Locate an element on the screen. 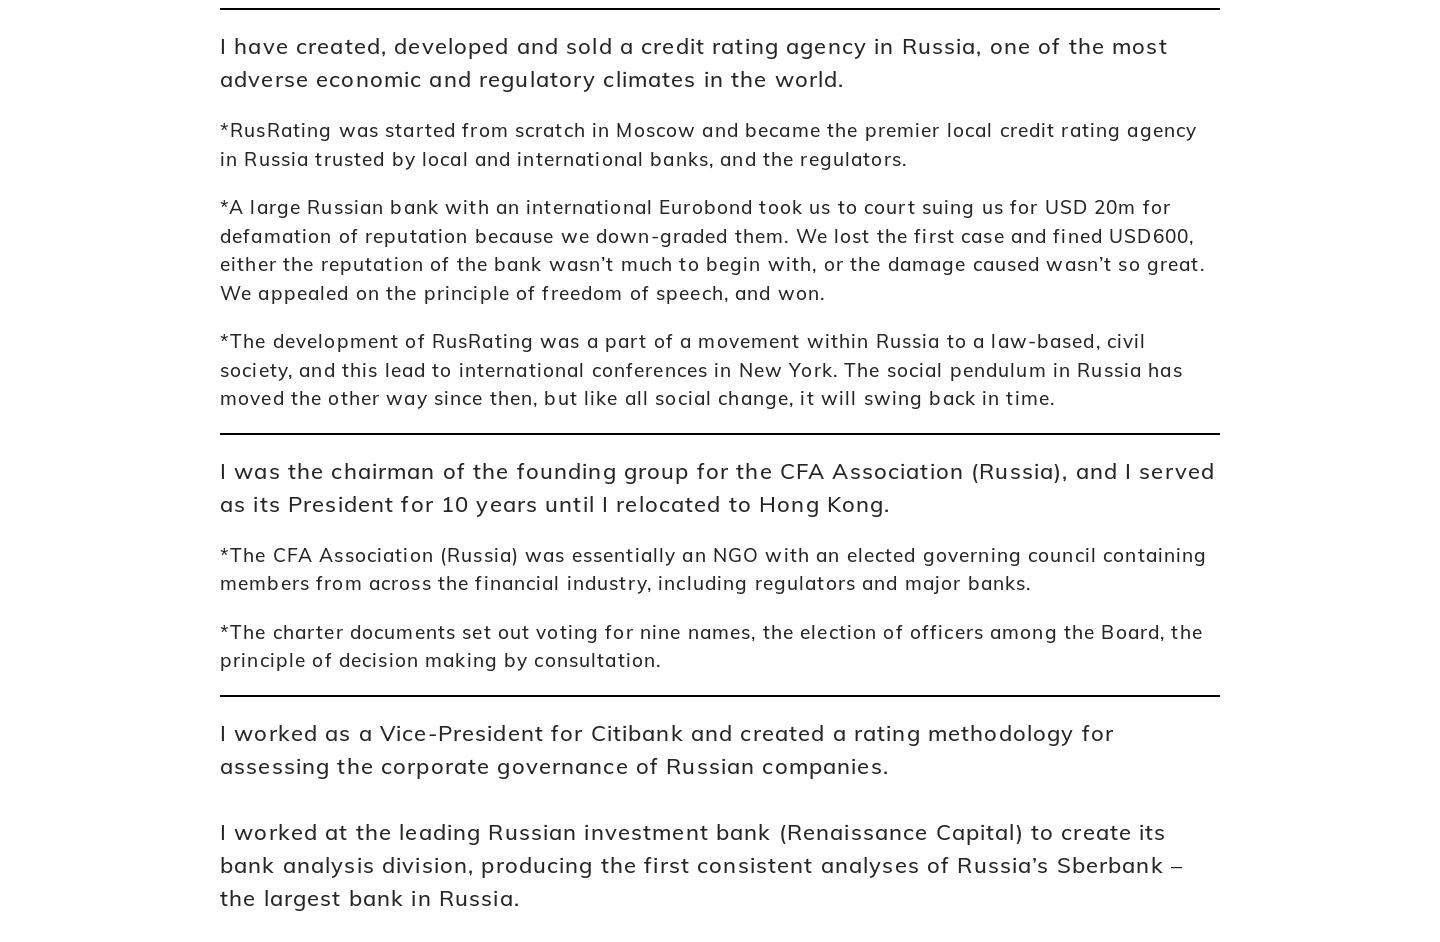  'About Bahá’í Faith' is located at coordinates (290, 472).